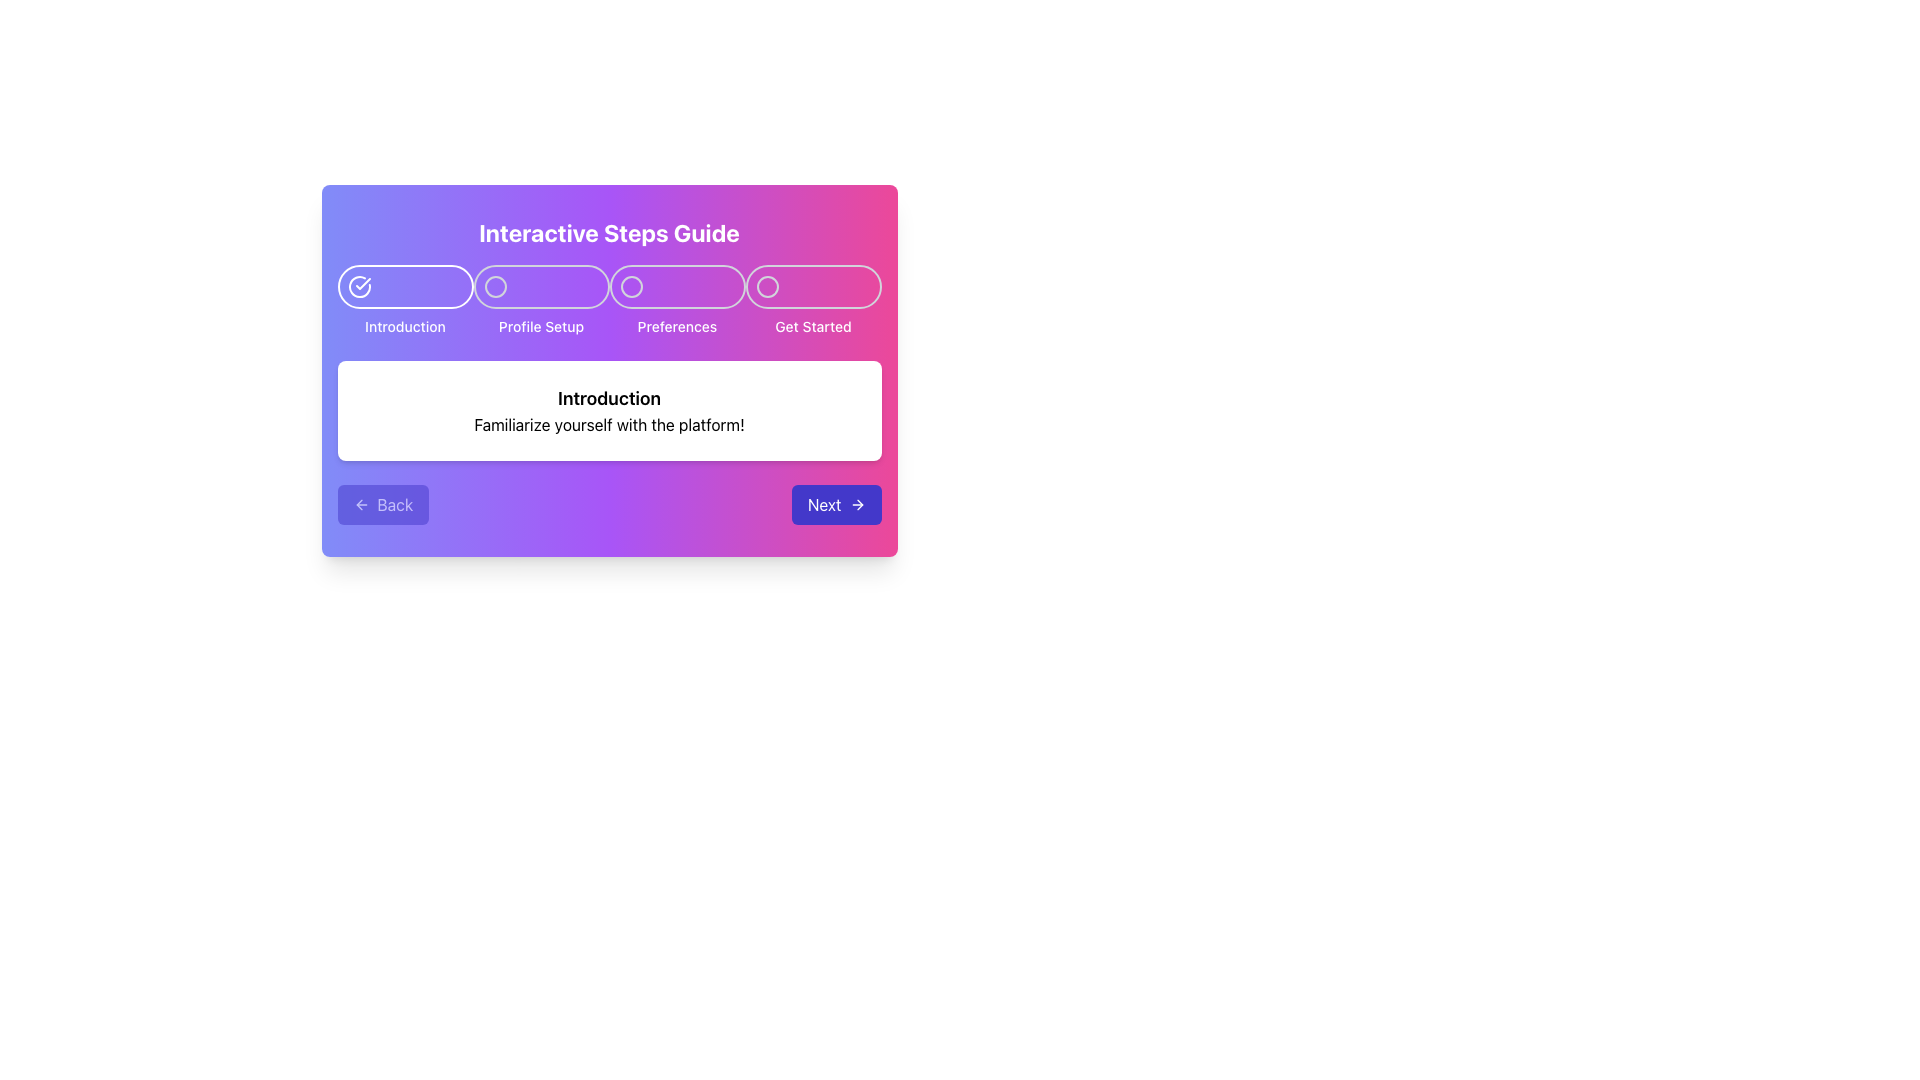 Image resolution: width=1920 pixels, height=1080 pixels. Describe the element at coordinates (359, 286) in the screenshot. I see `the completion indication of the first icon in the horizontal sequence of step indicators representing the 'Introduction' step` at that location.